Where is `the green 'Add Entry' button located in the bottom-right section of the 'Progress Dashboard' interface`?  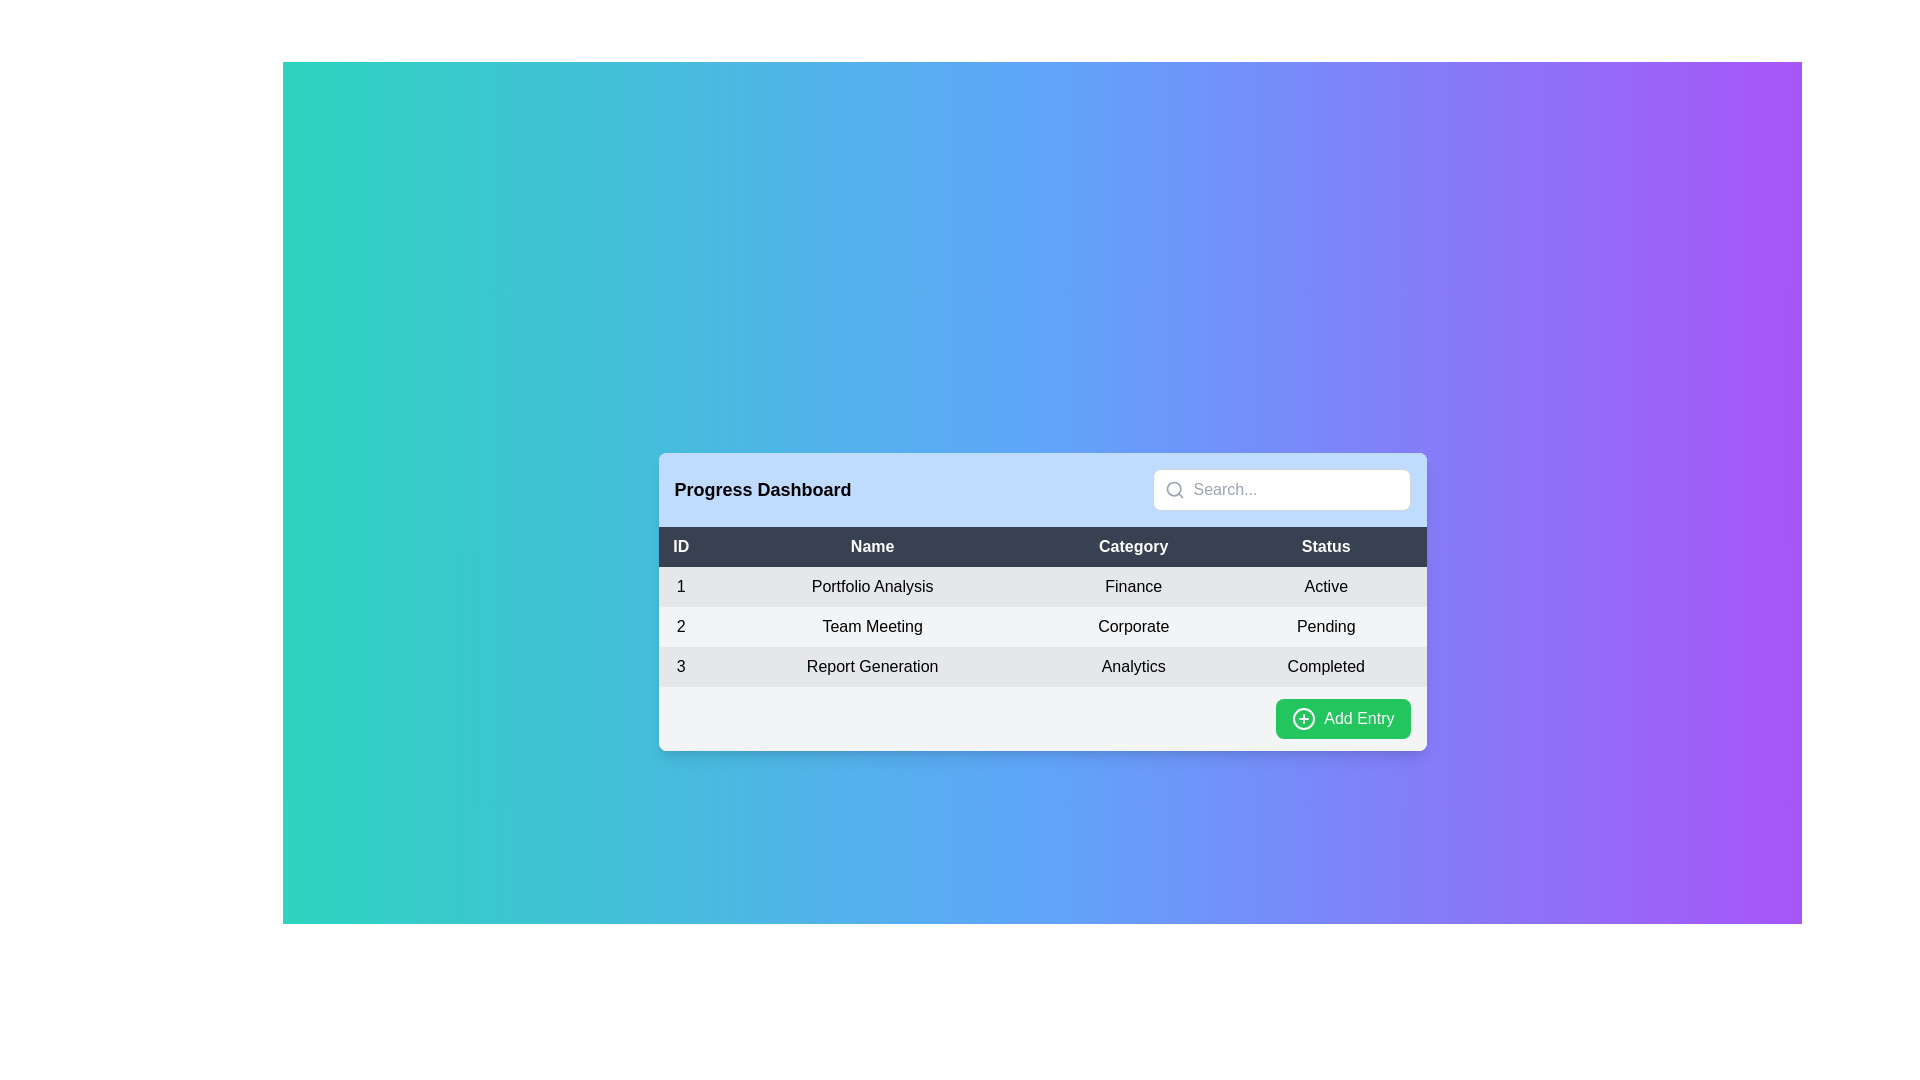 the green 'Add Entry' button located in the bottom-right section of the 'Progress Dashboard' interface is located at coordinates (1343, 717).